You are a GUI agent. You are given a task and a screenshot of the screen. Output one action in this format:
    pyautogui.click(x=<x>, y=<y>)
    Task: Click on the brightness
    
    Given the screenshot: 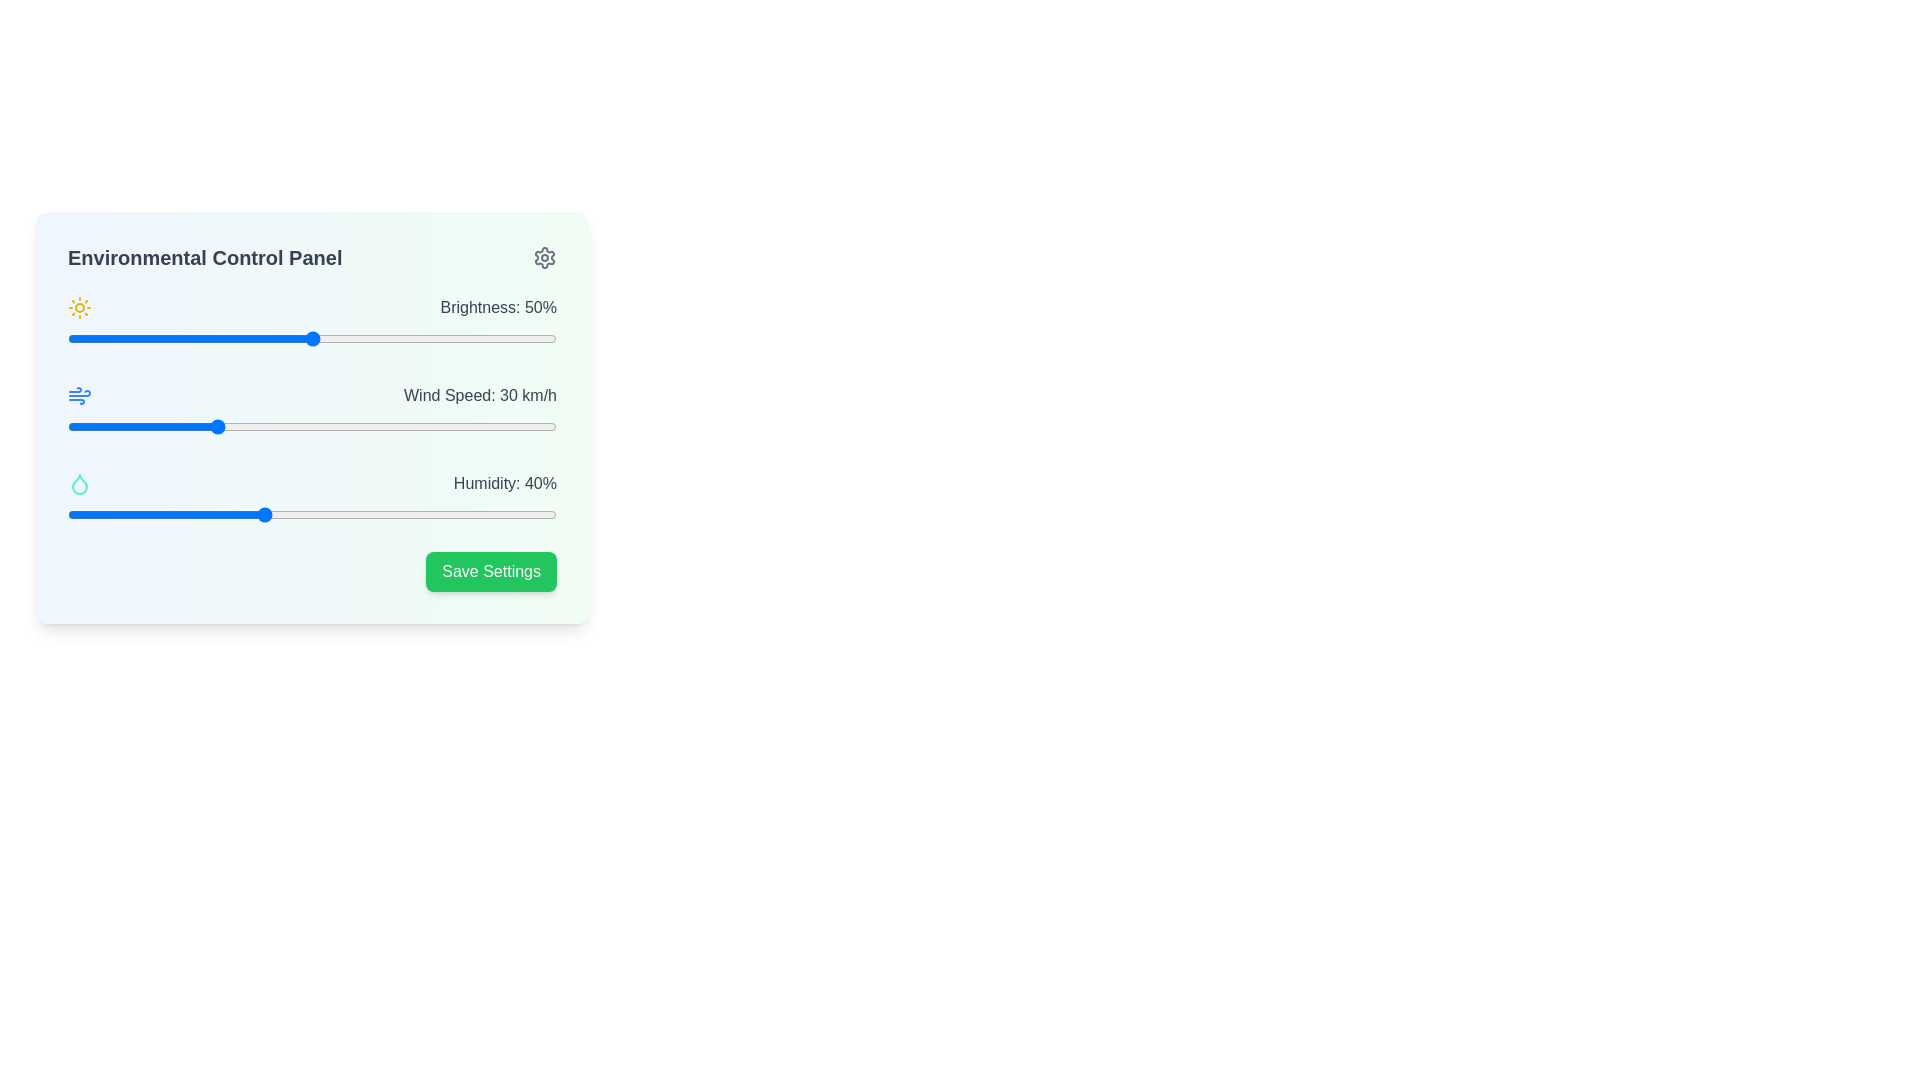 What is the action you would take?
    pyautogui.click(x=385, y=338)
    